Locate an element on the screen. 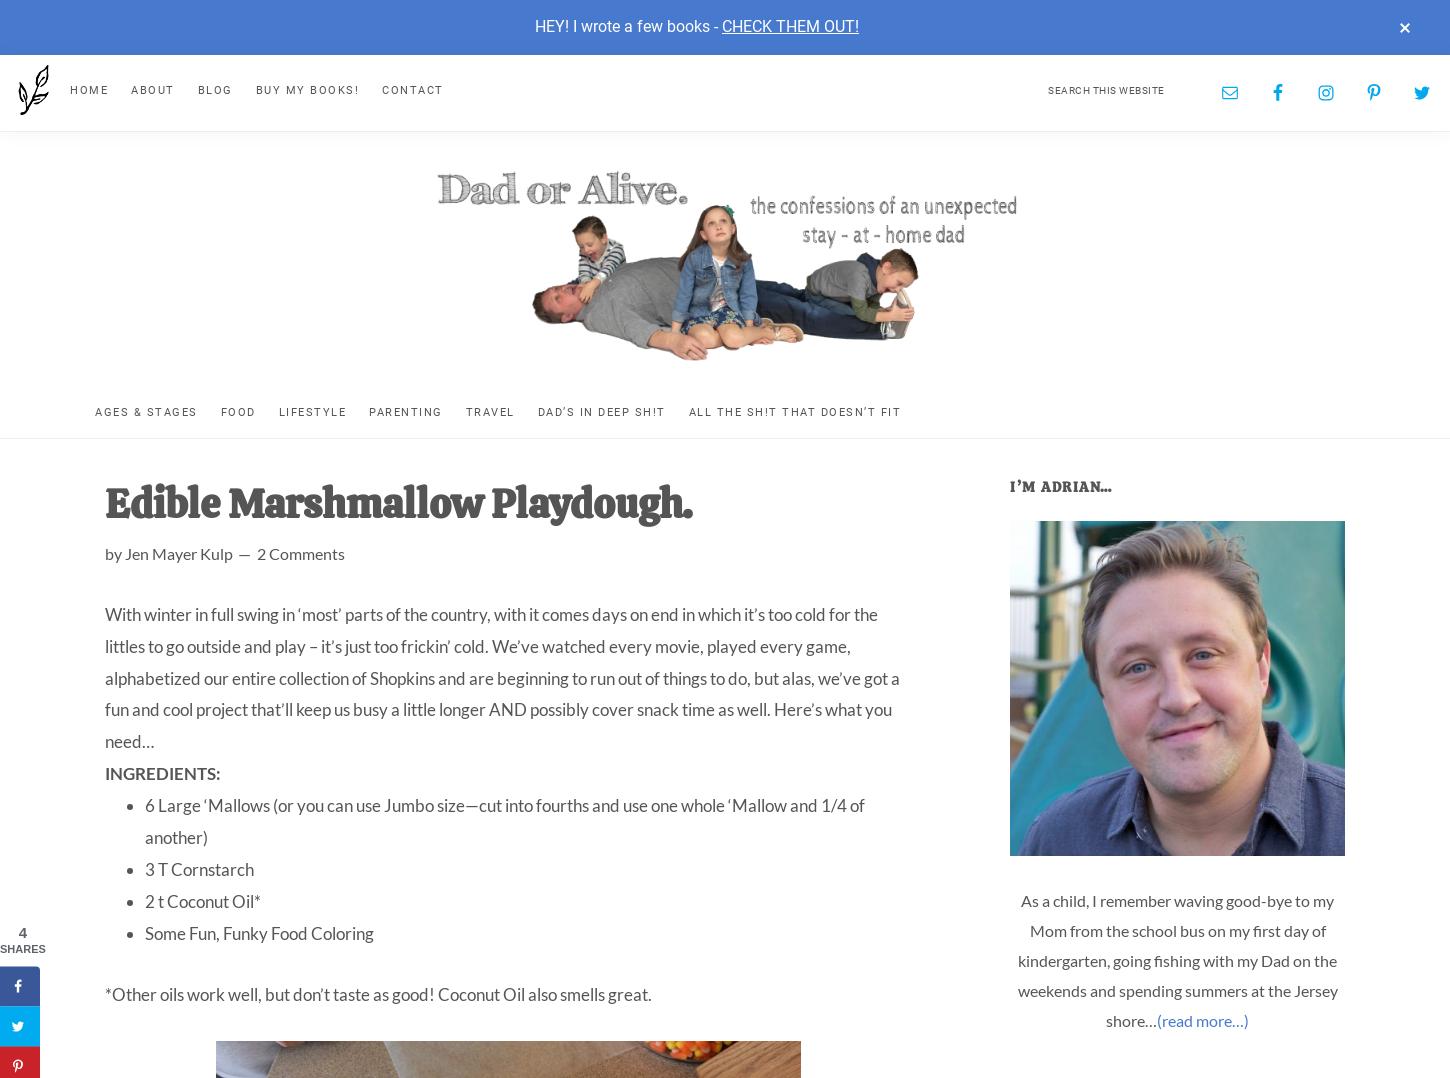 This screenshot has height=1078, width=1450. 'Home' is located at coordinates (70, 88).